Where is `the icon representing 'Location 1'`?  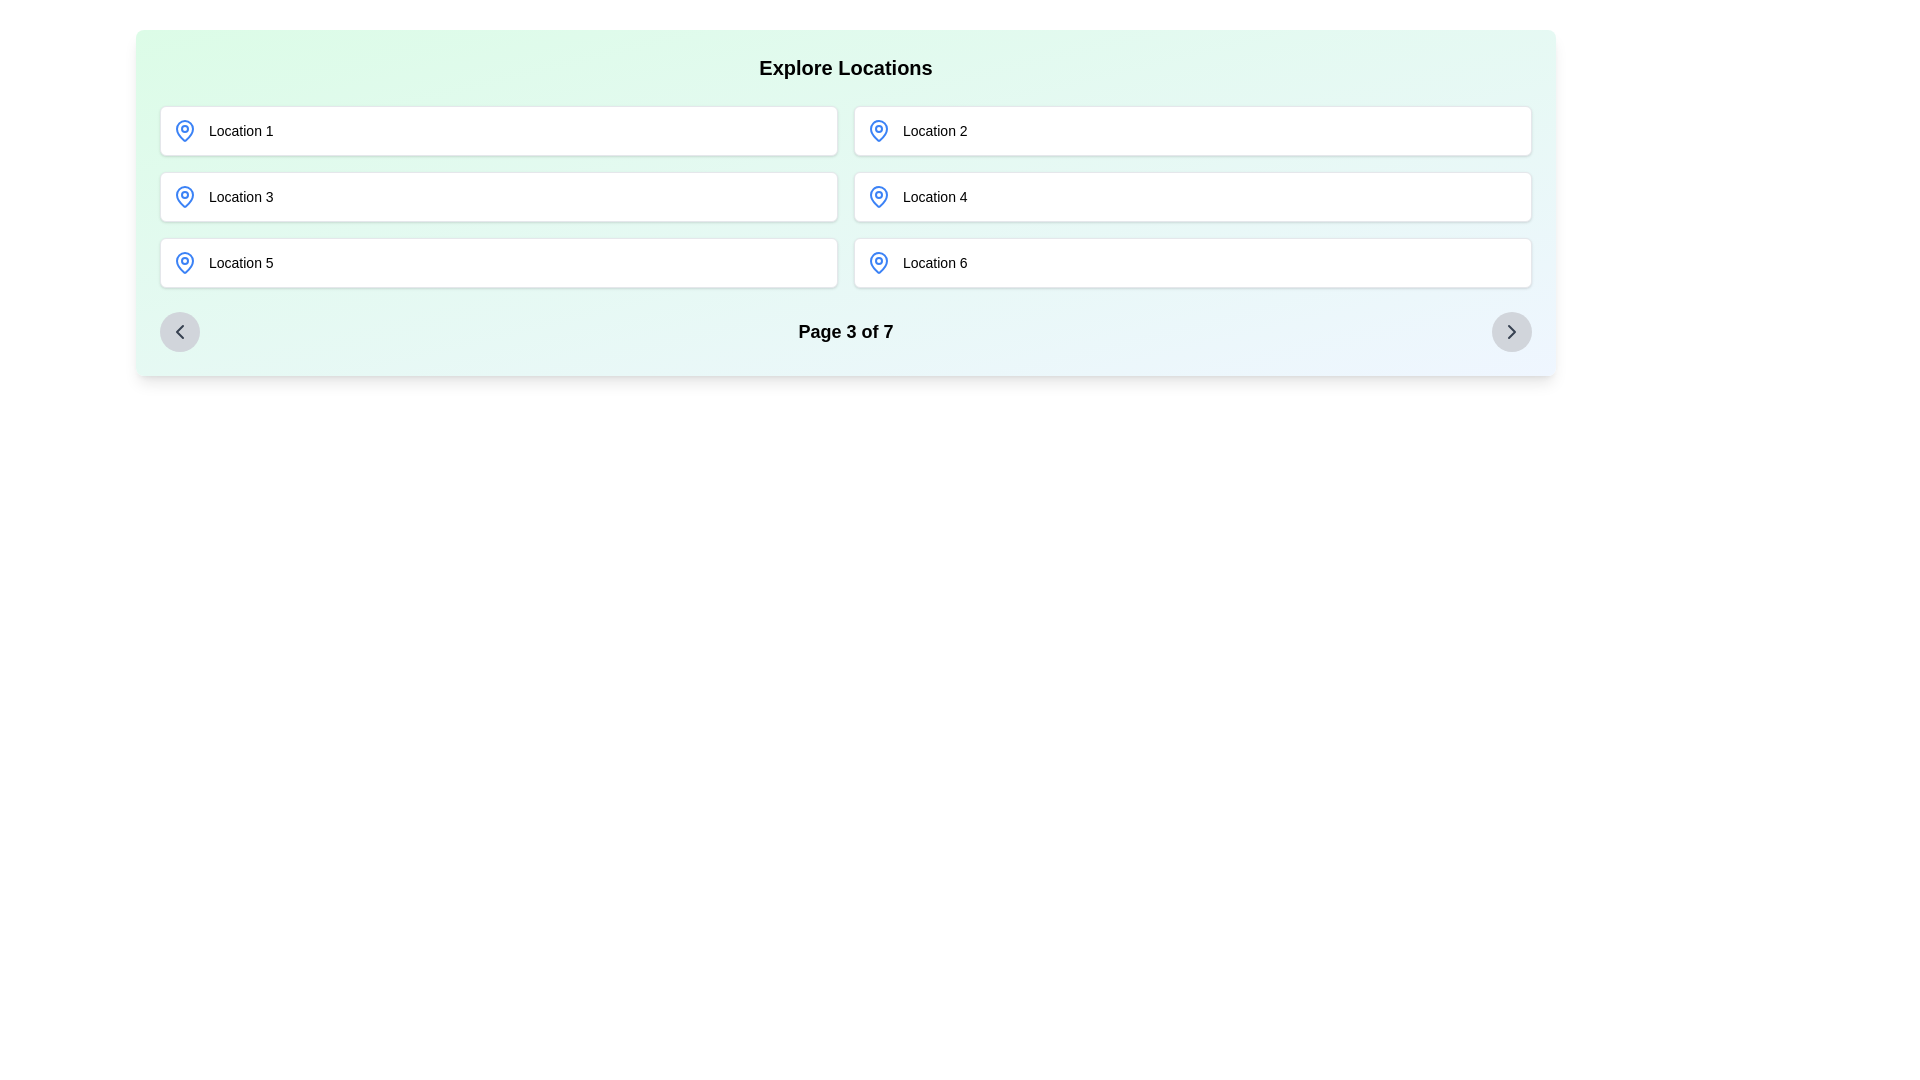
the icon representing 'Location 1' is located at coordinates (185, 131).